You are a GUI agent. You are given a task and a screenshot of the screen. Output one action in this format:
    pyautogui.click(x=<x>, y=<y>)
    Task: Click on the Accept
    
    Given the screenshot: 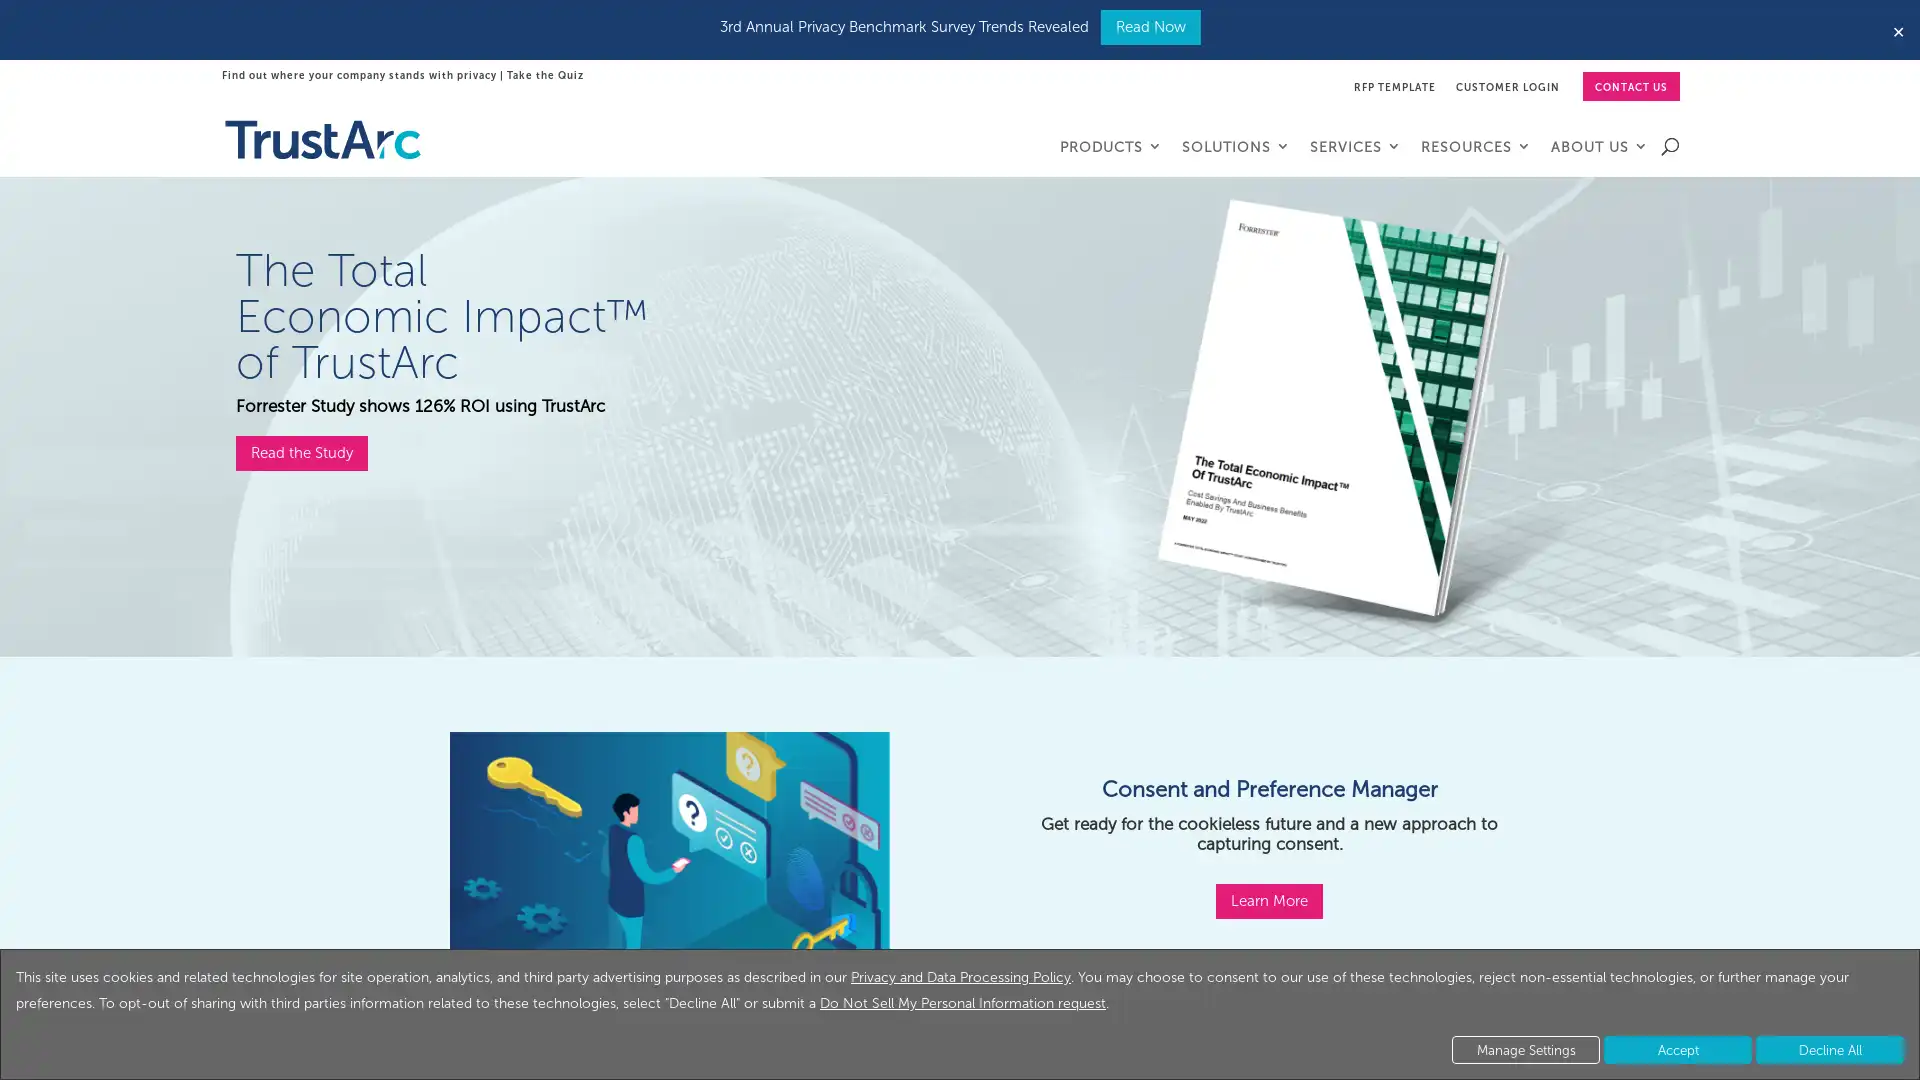 What is the action you would take?
    pyautogui.click(x=1678, y=1048)
    